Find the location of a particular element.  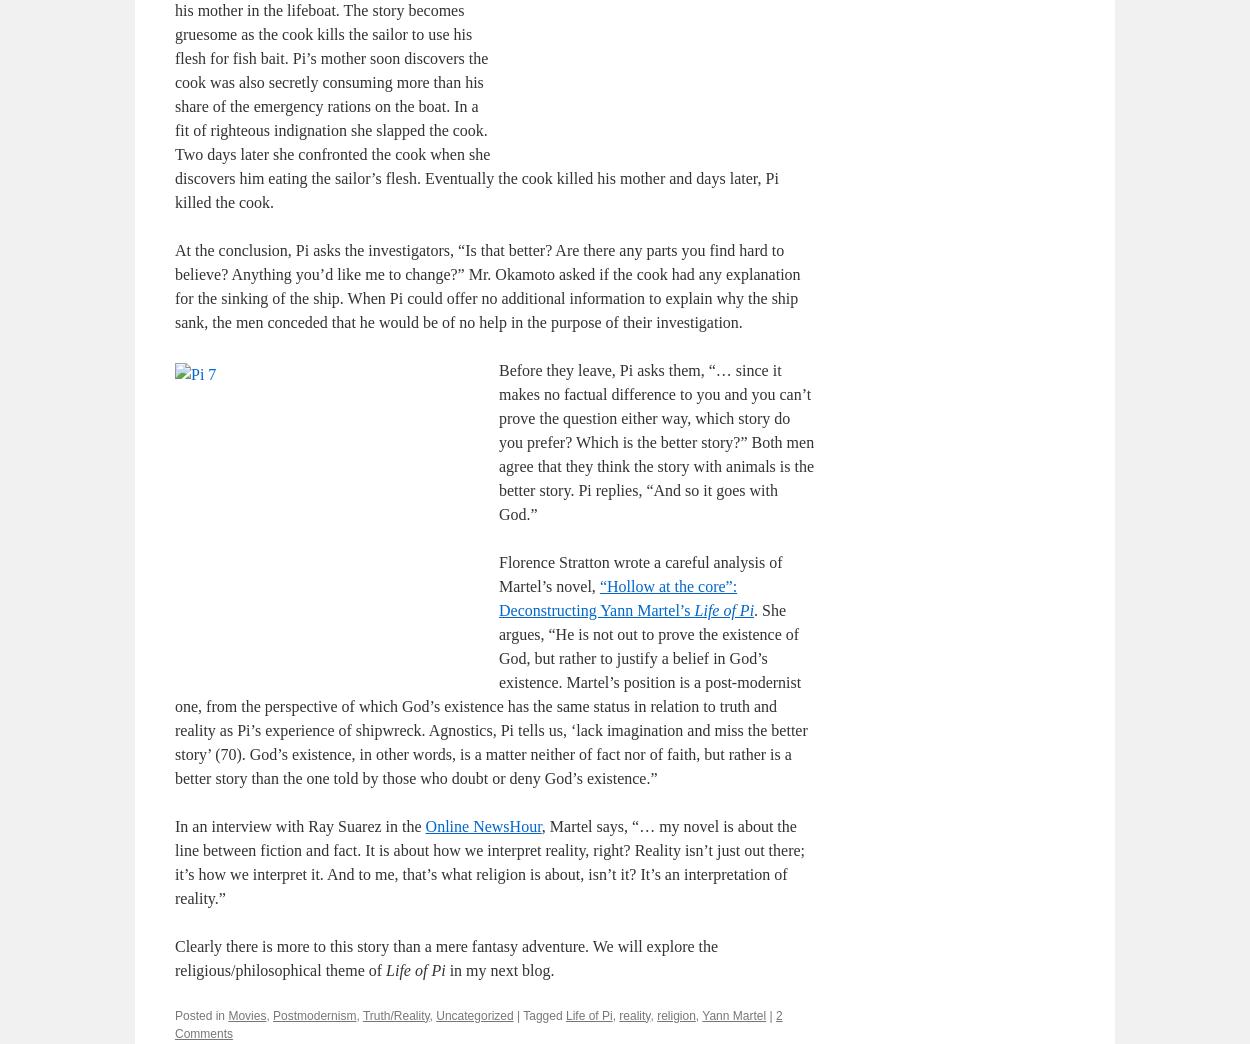

'At the conclusion, Pi asks the investigators, “Is that better? Are there any parts you find hard to believe? Anything you’d like me to change?” Mr. Okamoto asked if the cook had any explanation for the sinking of the ship. When Pi could offer no additional information to explain why the ship sank, the men conceded that he would be of no help in the purpose of their investigation.' is located at coordinates (486, 284).